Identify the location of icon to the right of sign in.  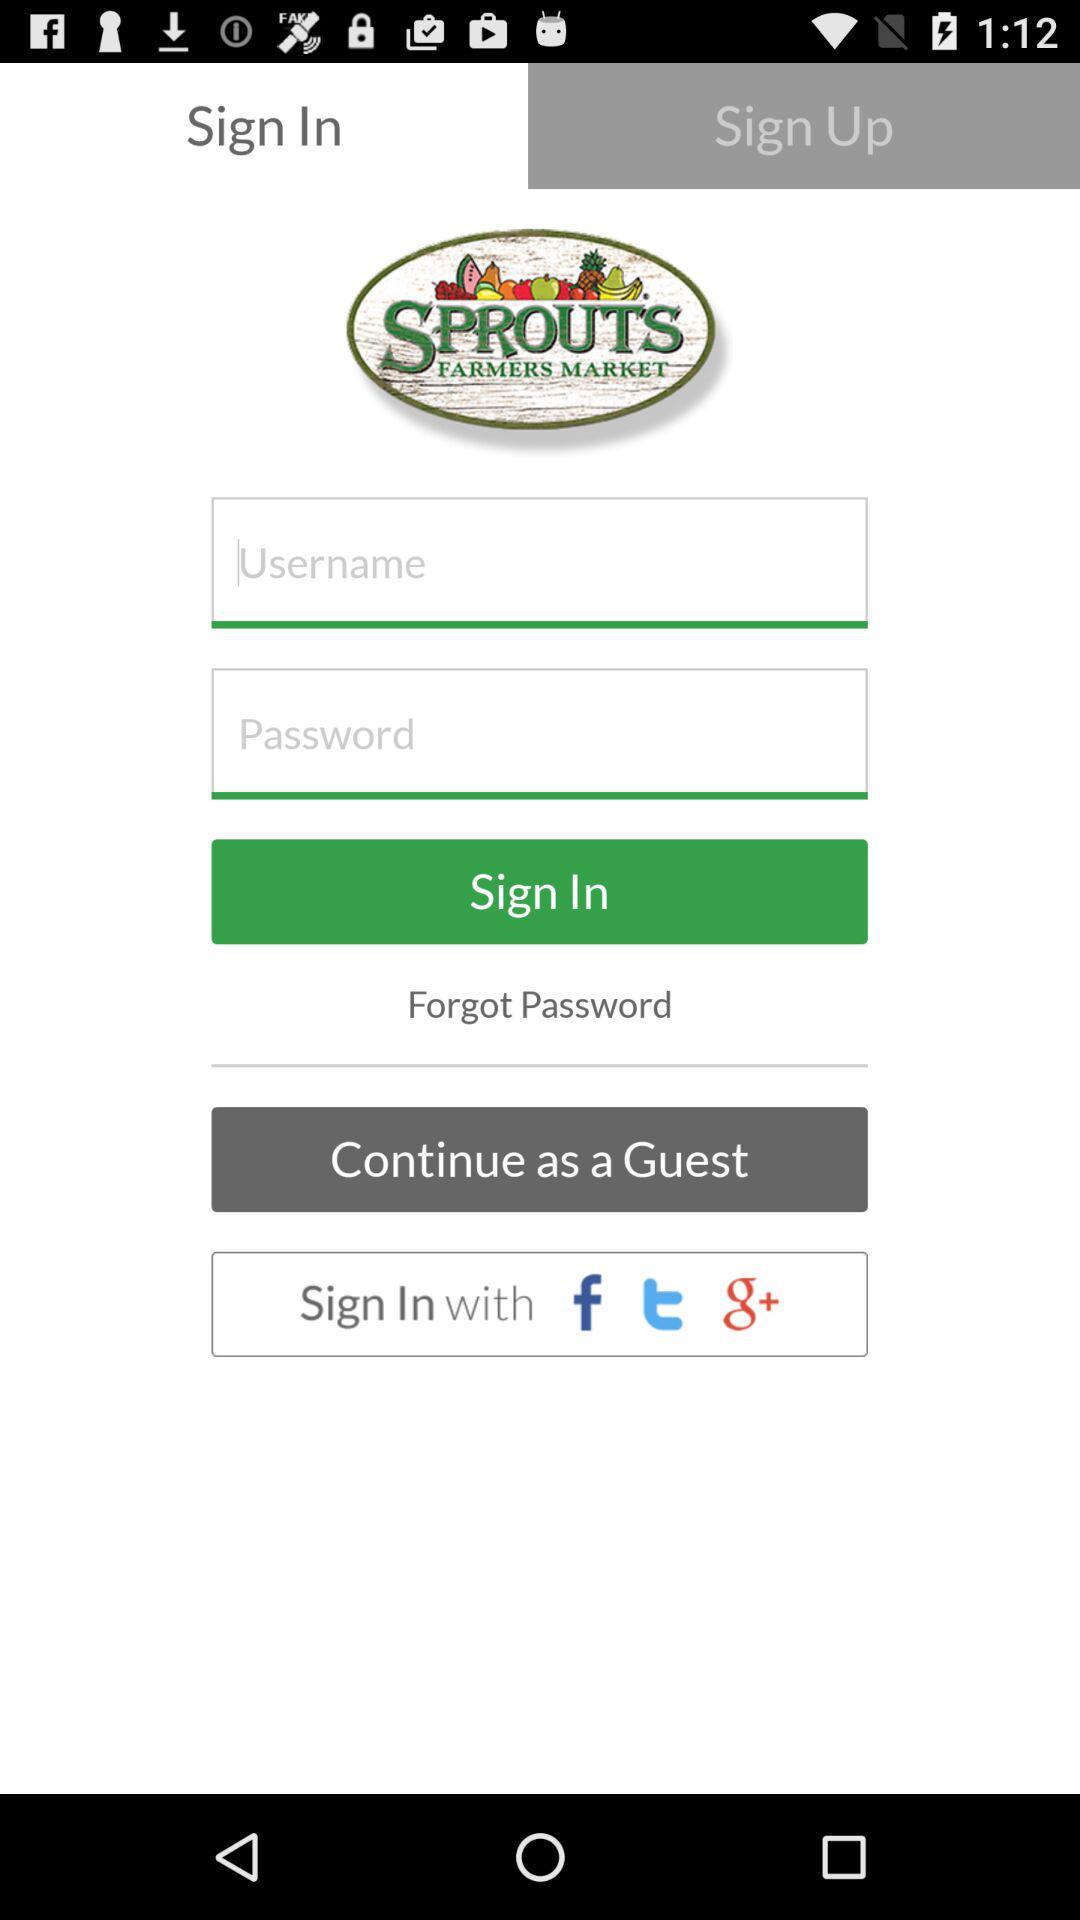
(802, 124).